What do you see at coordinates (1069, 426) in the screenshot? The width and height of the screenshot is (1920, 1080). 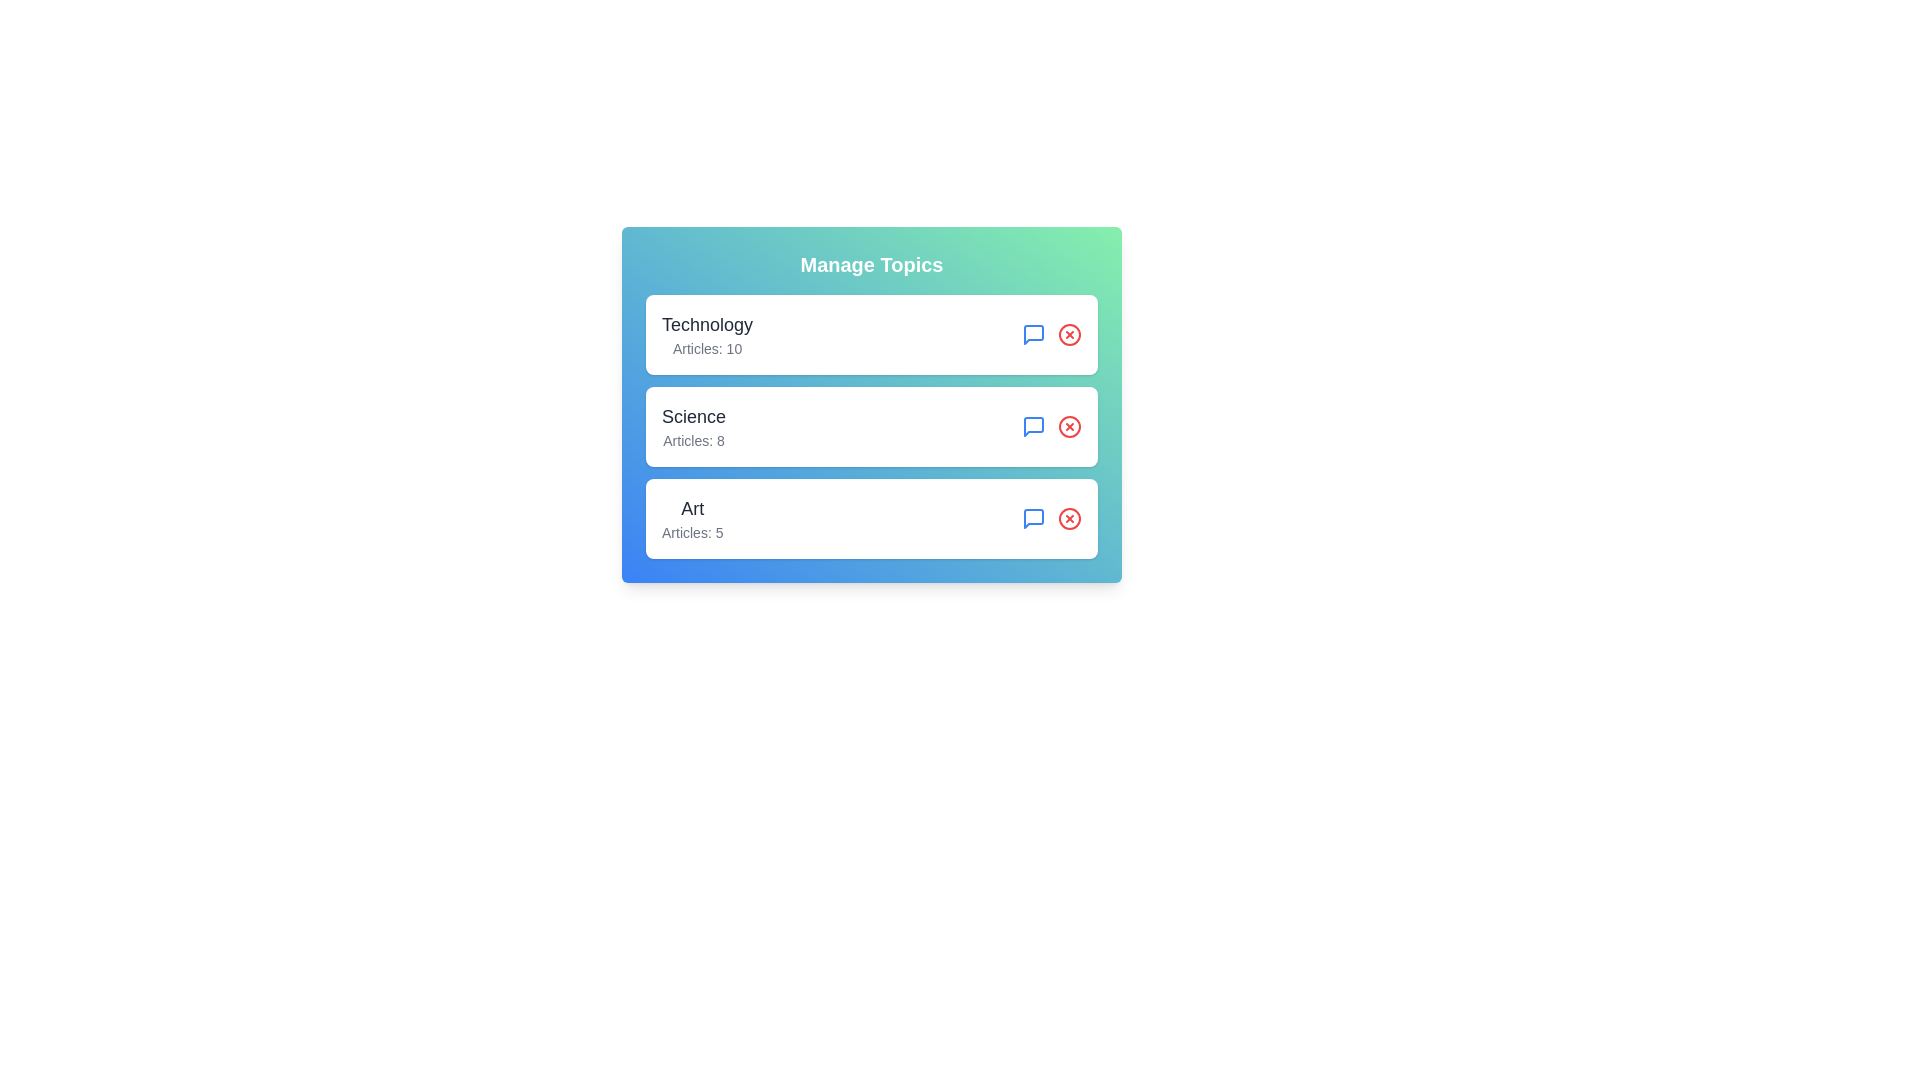 I see `the remove icon for the tag Science to delete it` at bounding box center [1069, 426].